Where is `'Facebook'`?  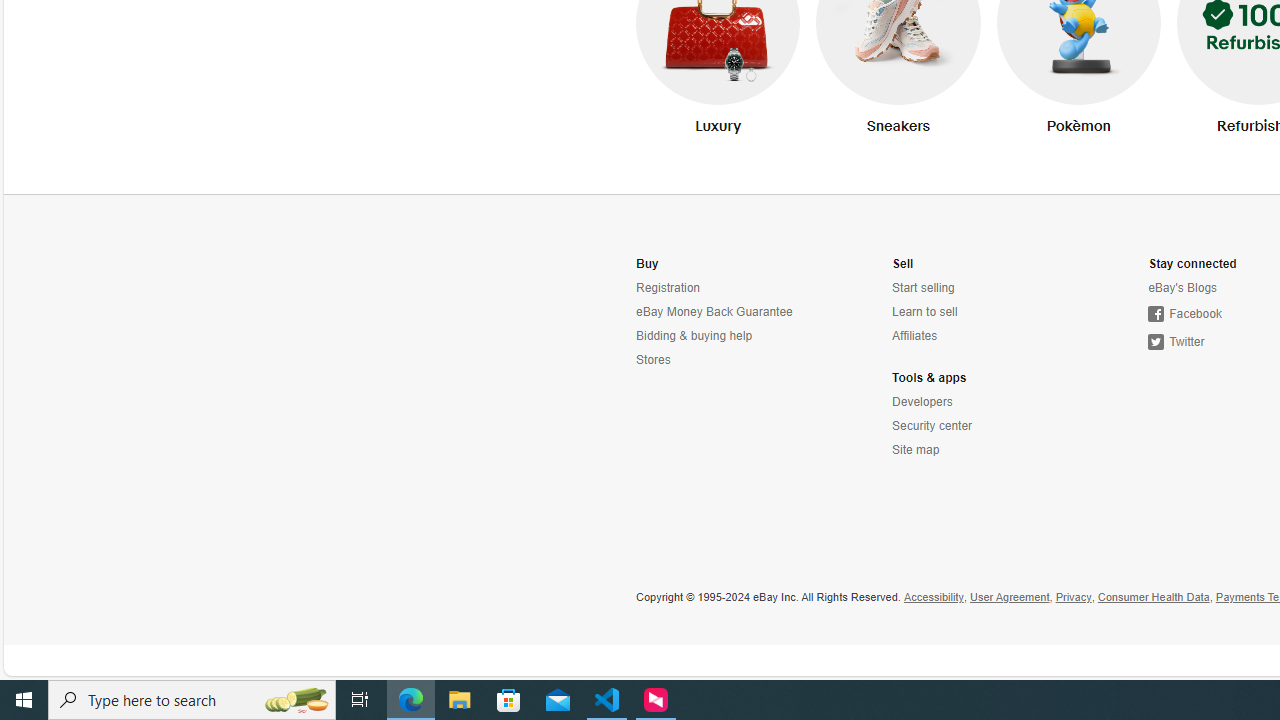
'Facebook' is located at coordinates (1185, 314).